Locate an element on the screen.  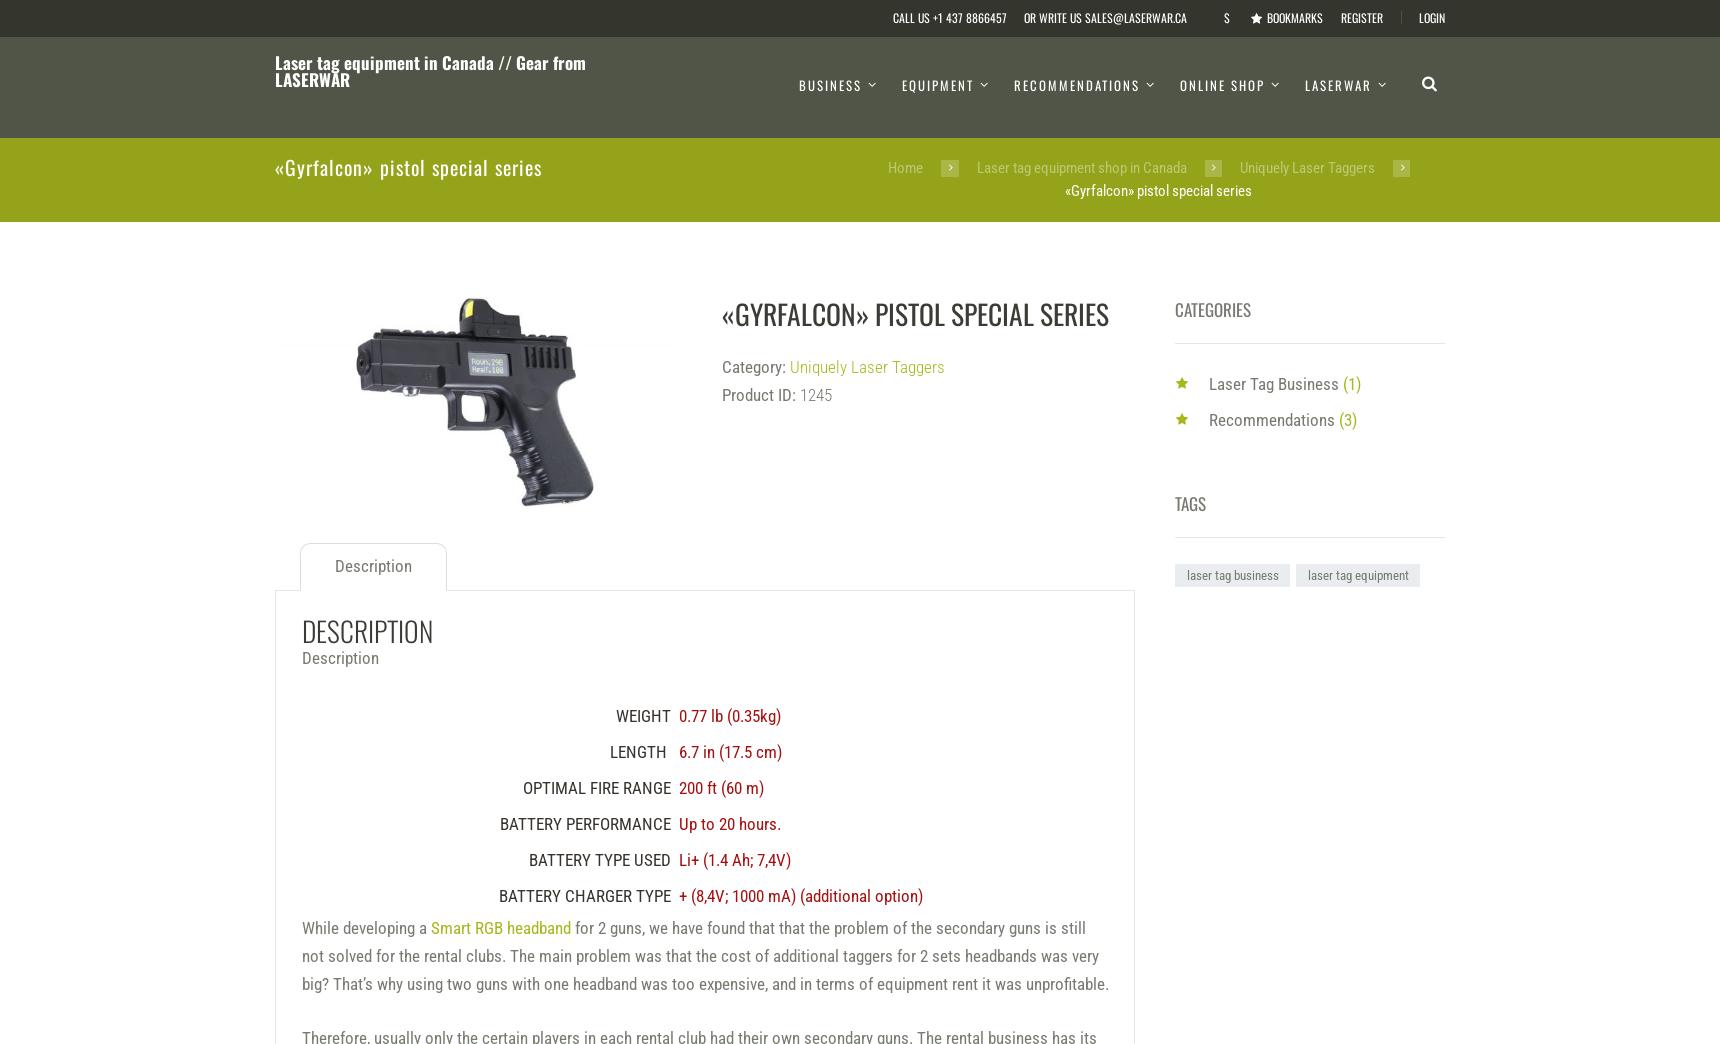
'Laser tag equipment shop in Canada' is located at coordinates (1081, 166).